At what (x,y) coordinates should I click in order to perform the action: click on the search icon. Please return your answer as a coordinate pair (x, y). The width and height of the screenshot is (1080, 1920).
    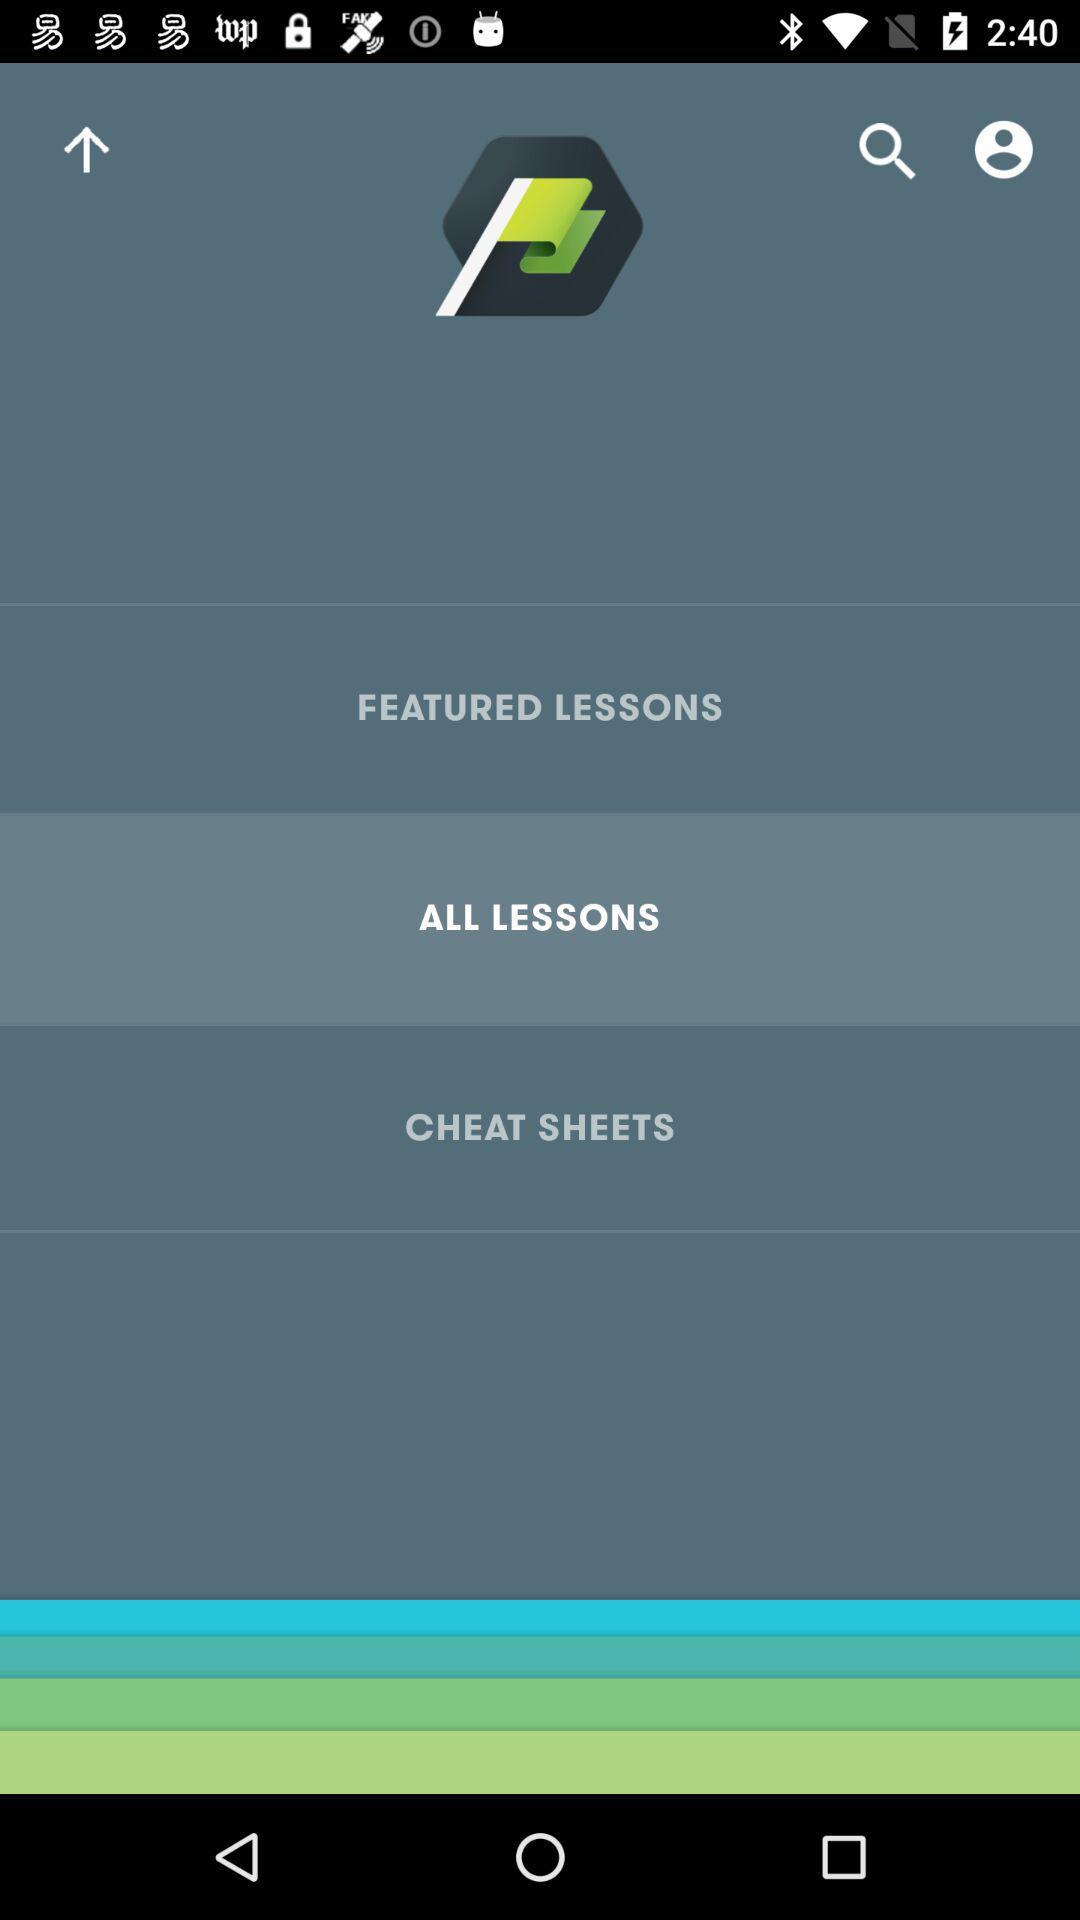
    Looking at the image, I should click on (887, 148).